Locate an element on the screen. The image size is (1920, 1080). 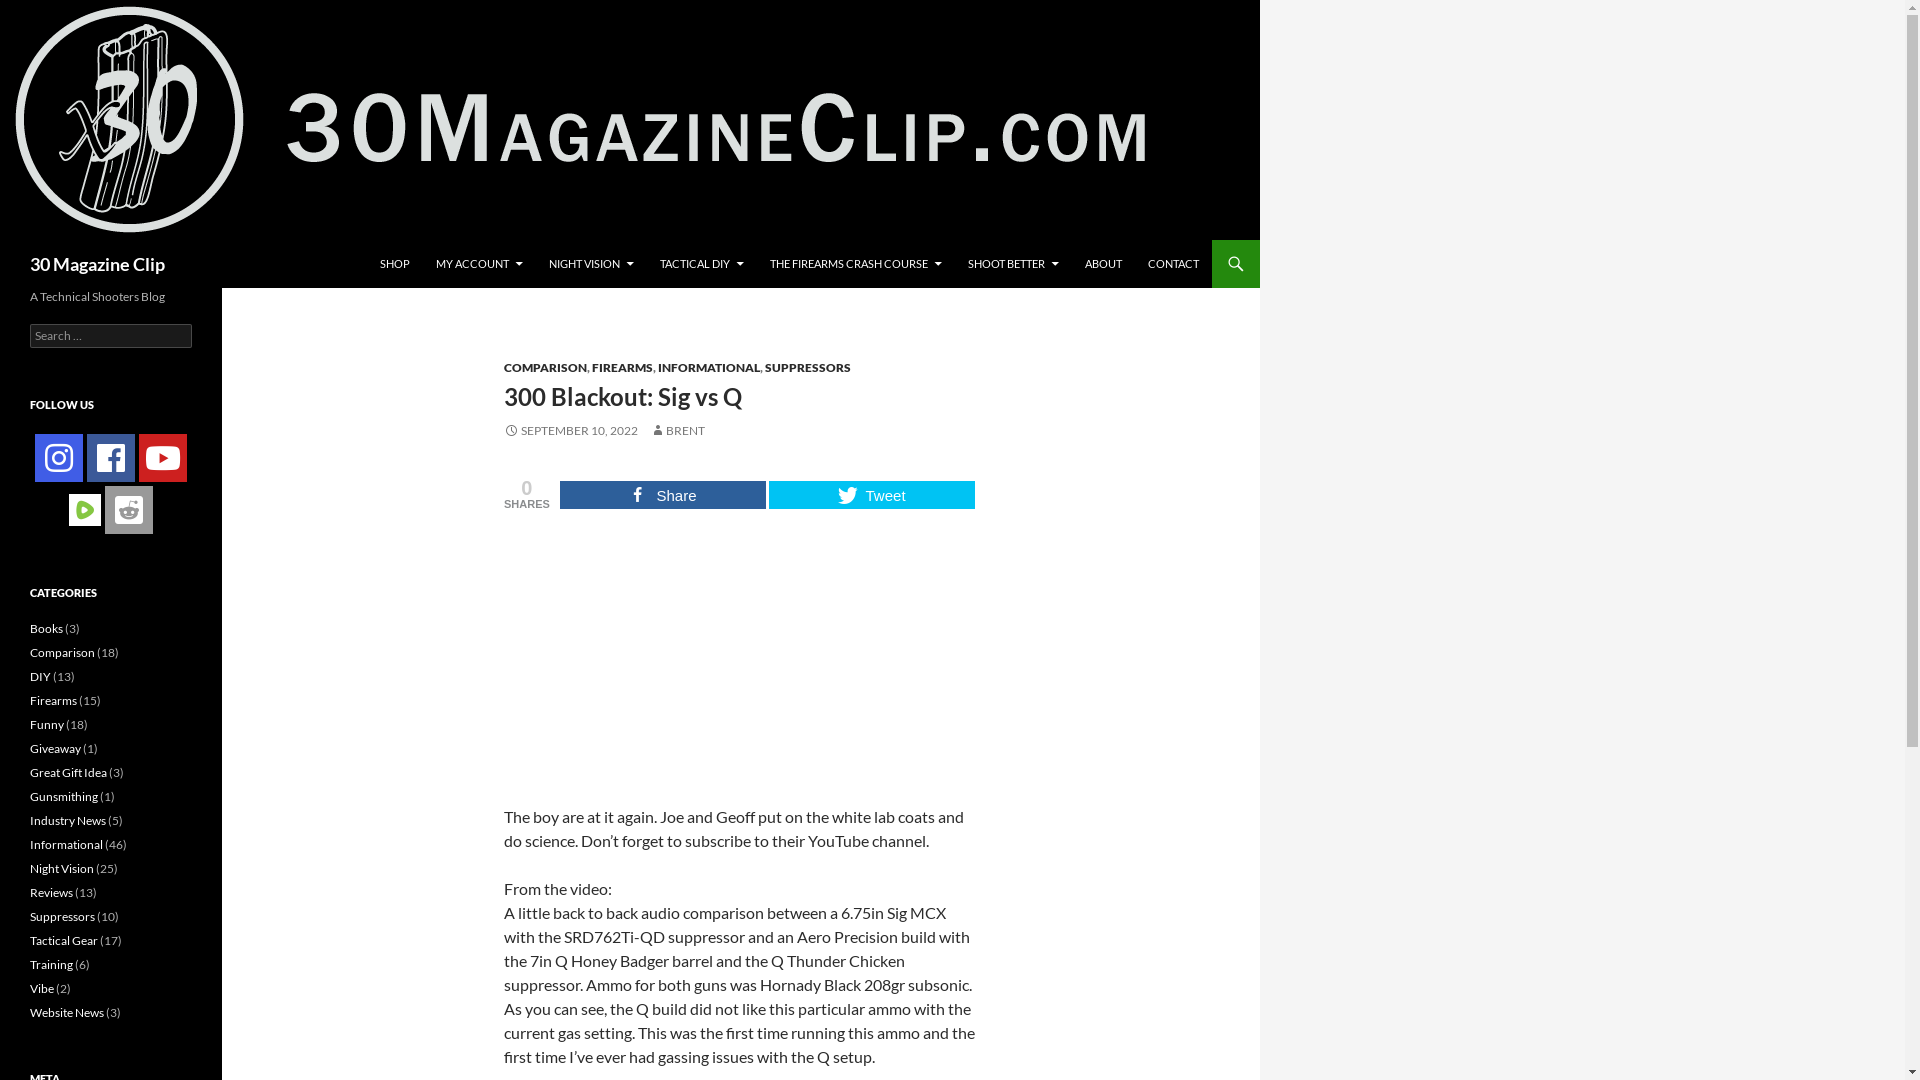
'CONTACT' is located at coordinates (1136, 262).